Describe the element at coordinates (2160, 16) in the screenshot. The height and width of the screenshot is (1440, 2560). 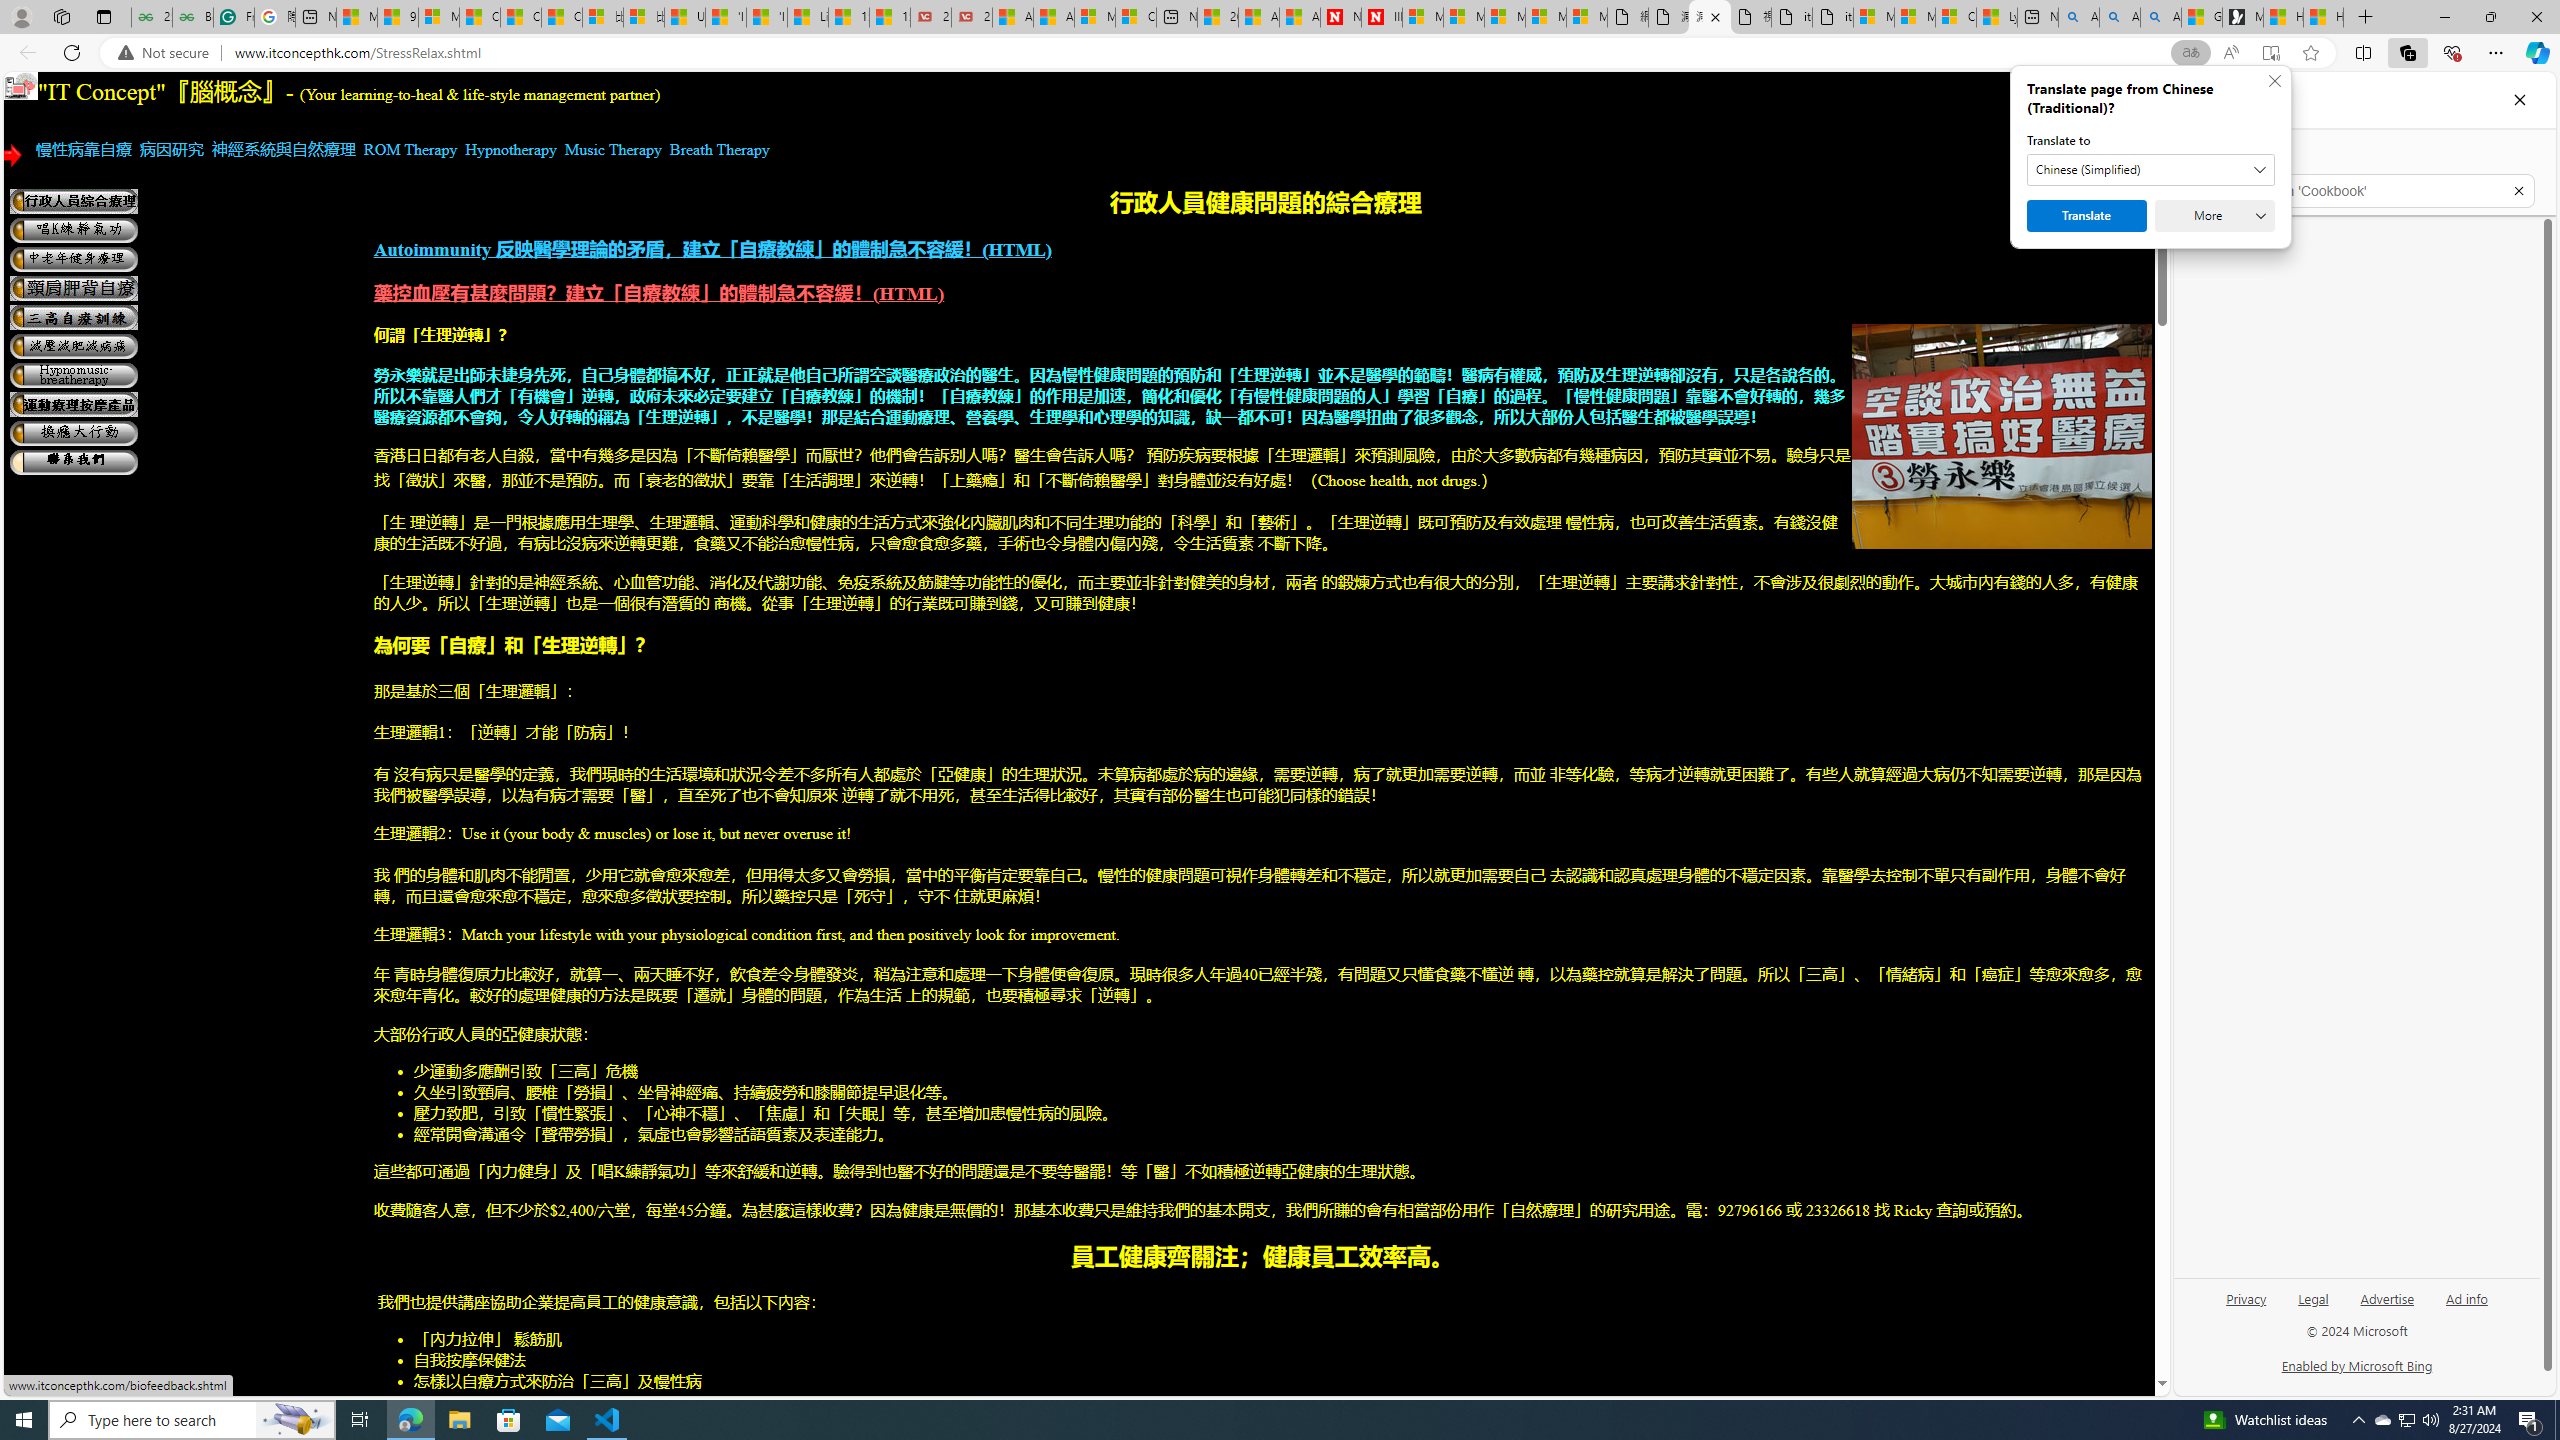
I see `'Alabama high school quarterback dies - Search Videos'` at that location.